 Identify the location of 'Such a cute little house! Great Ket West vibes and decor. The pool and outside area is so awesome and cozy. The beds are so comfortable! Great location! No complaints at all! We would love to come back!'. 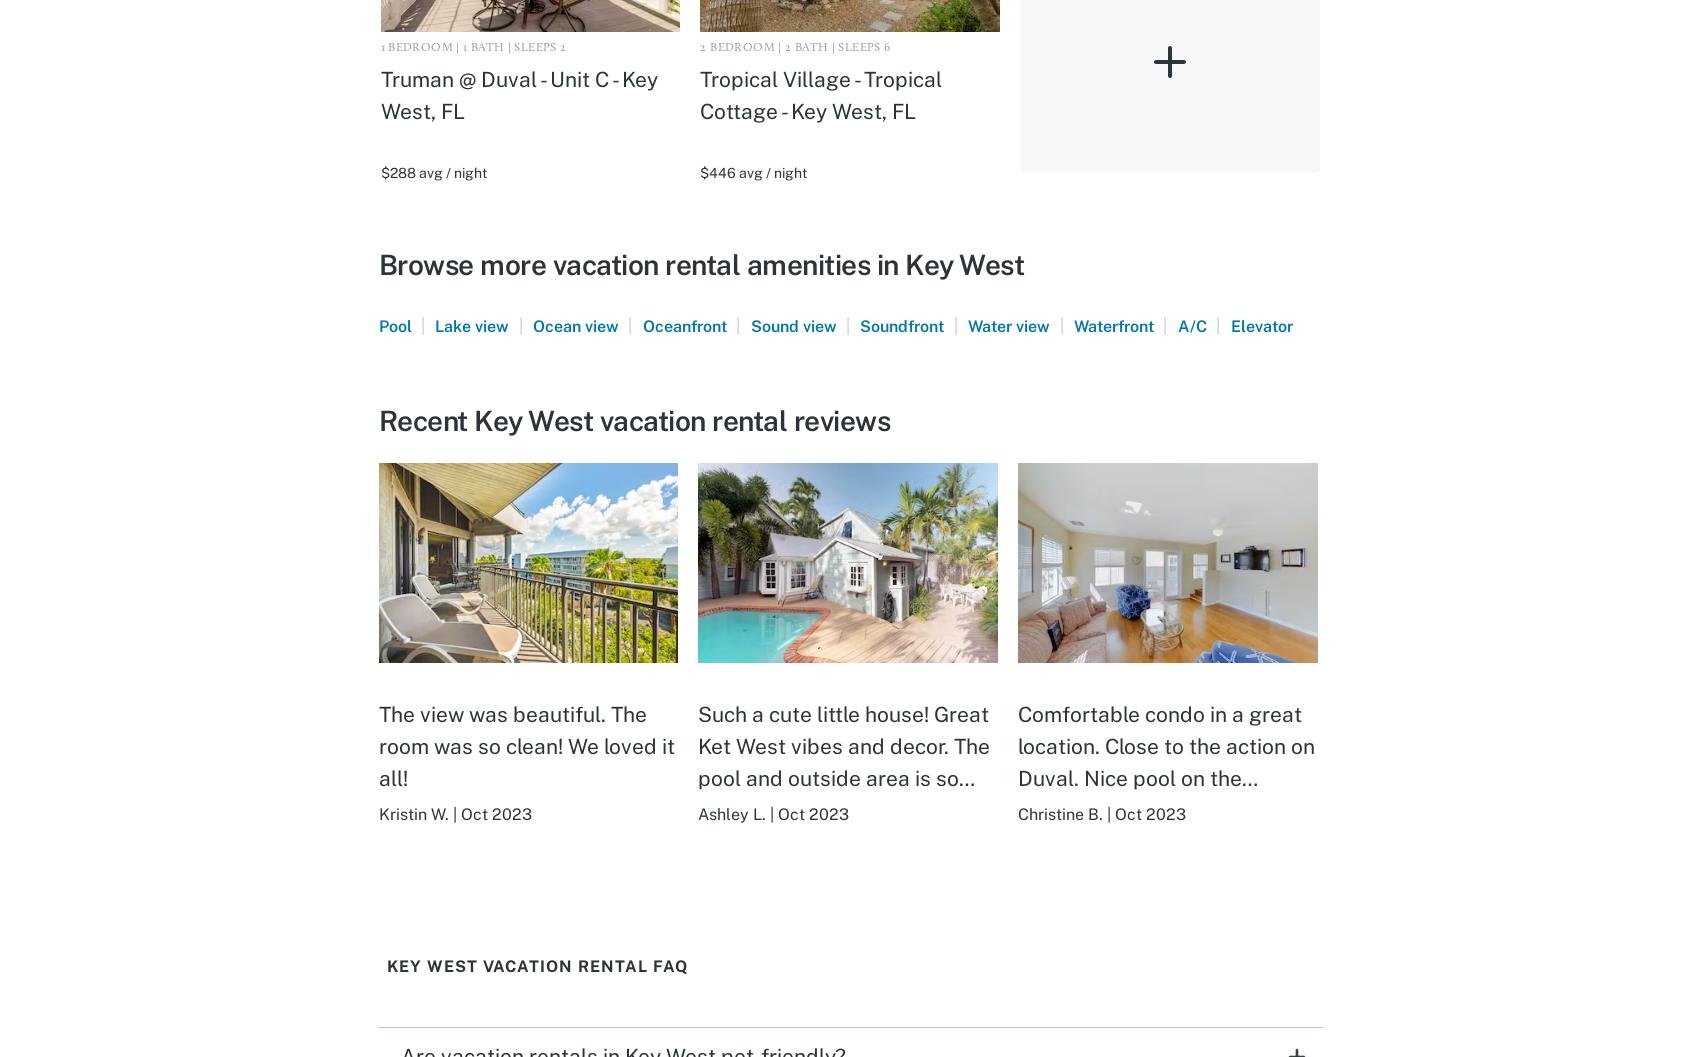
(844, 809).